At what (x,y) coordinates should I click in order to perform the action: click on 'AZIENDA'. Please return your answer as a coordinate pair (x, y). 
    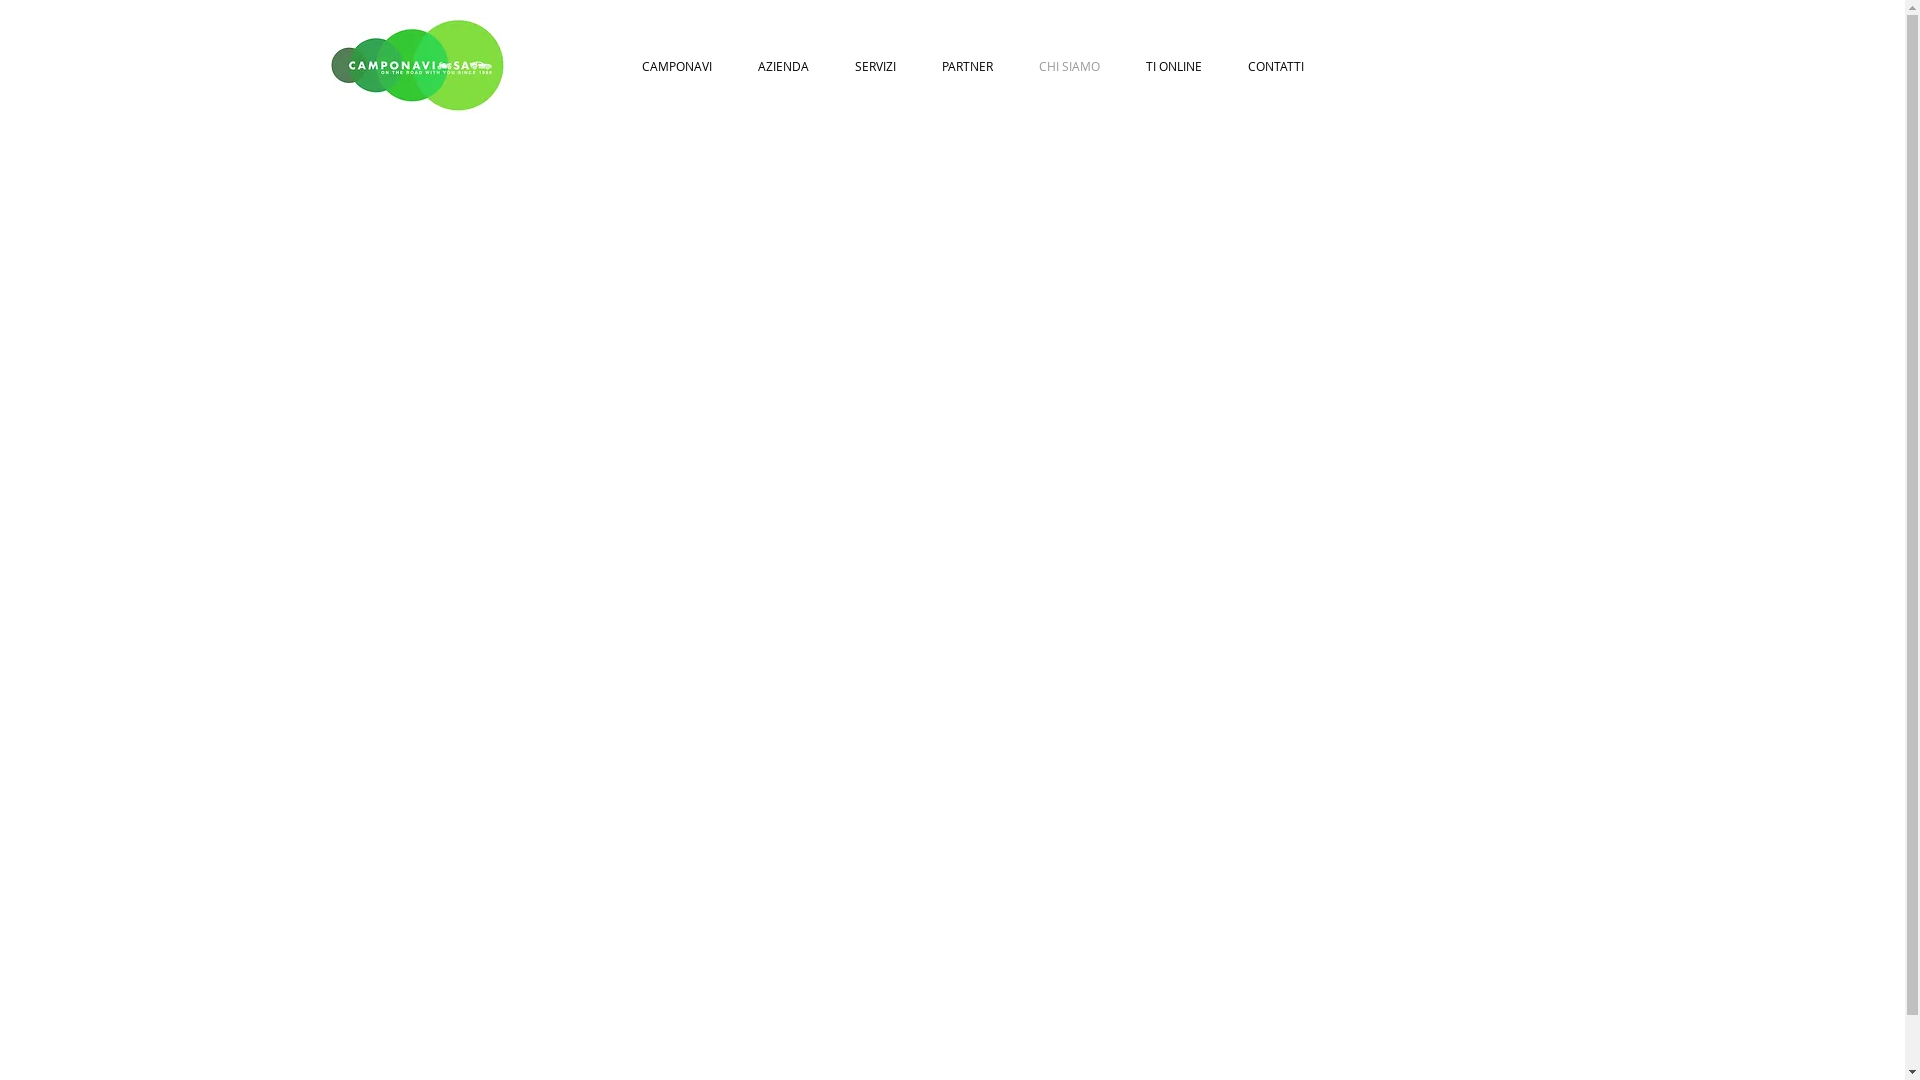
    Looking at the image, I should click on (782, 64).